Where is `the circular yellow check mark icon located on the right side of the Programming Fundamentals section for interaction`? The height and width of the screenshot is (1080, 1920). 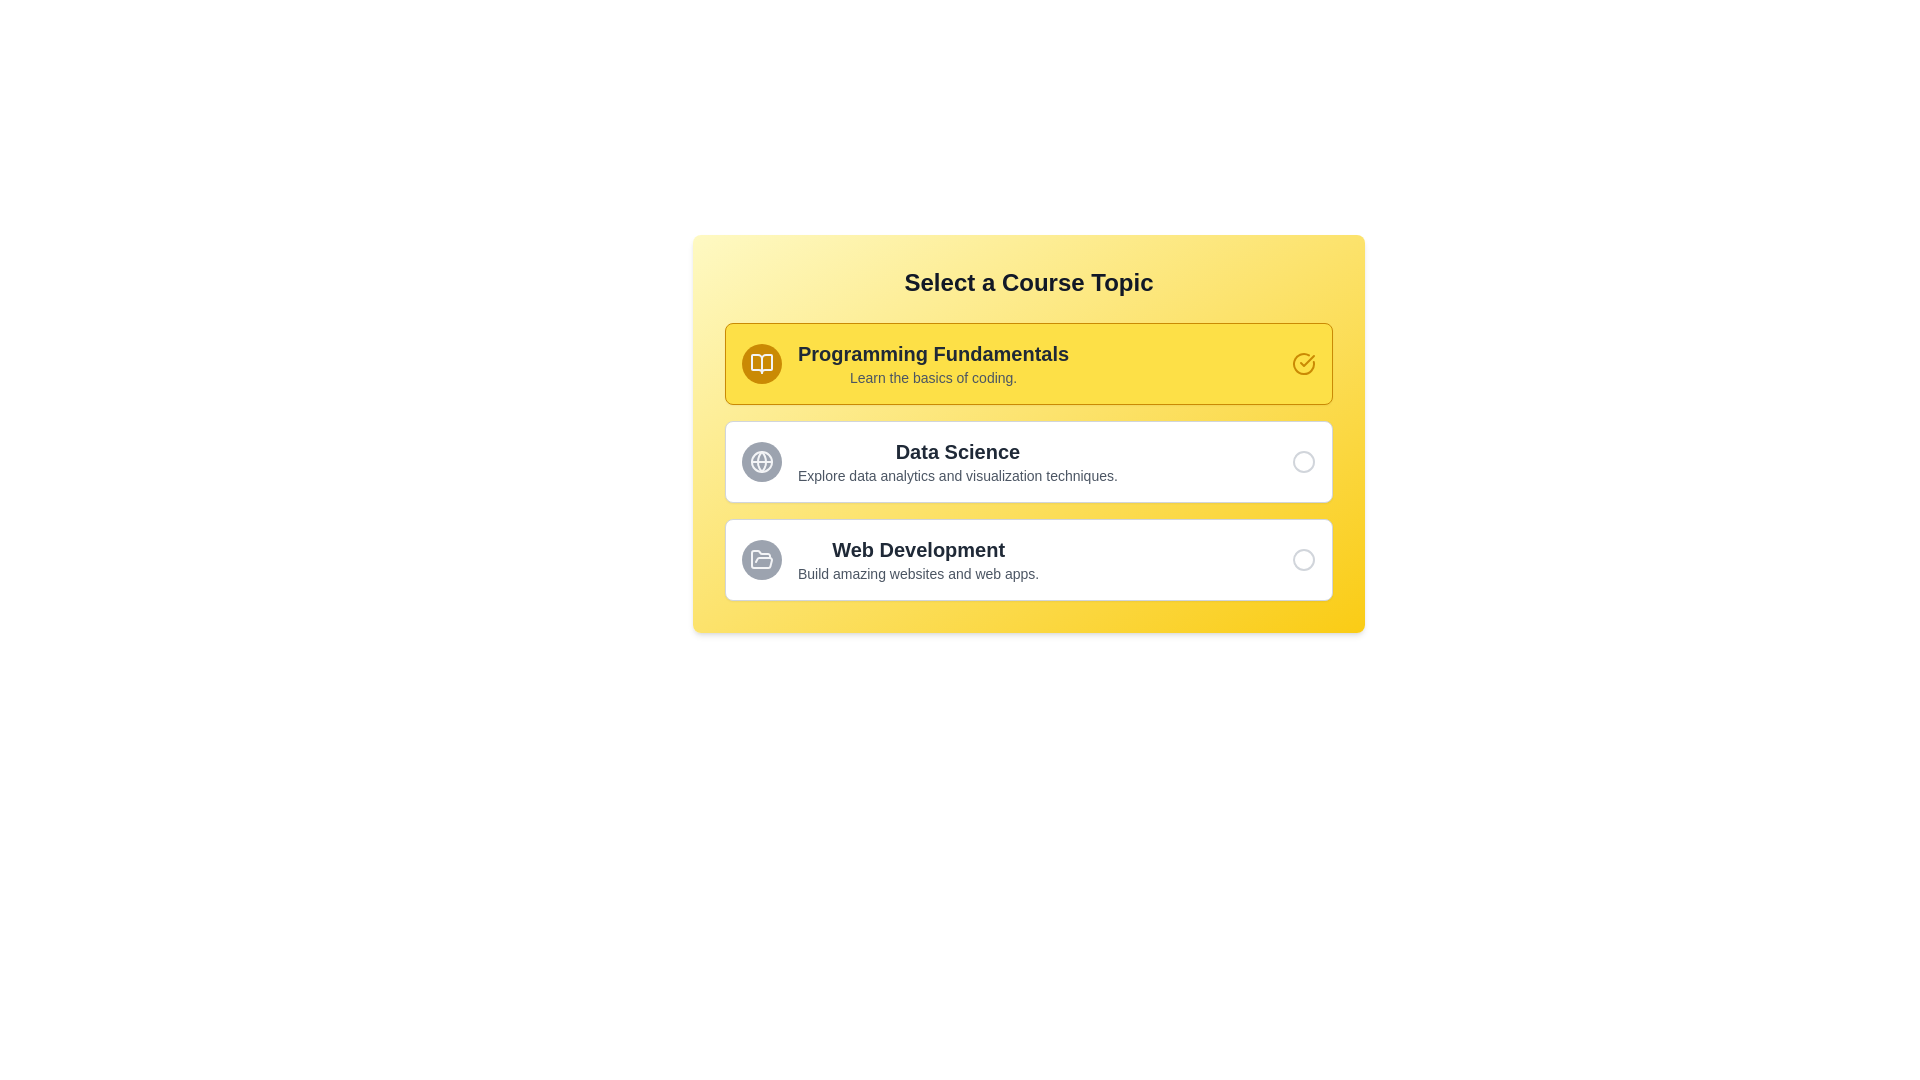
the circular yellow check mark icon located on the right side of the Programming Fundamentals section for interaction is located at coordinates (1304, 363).